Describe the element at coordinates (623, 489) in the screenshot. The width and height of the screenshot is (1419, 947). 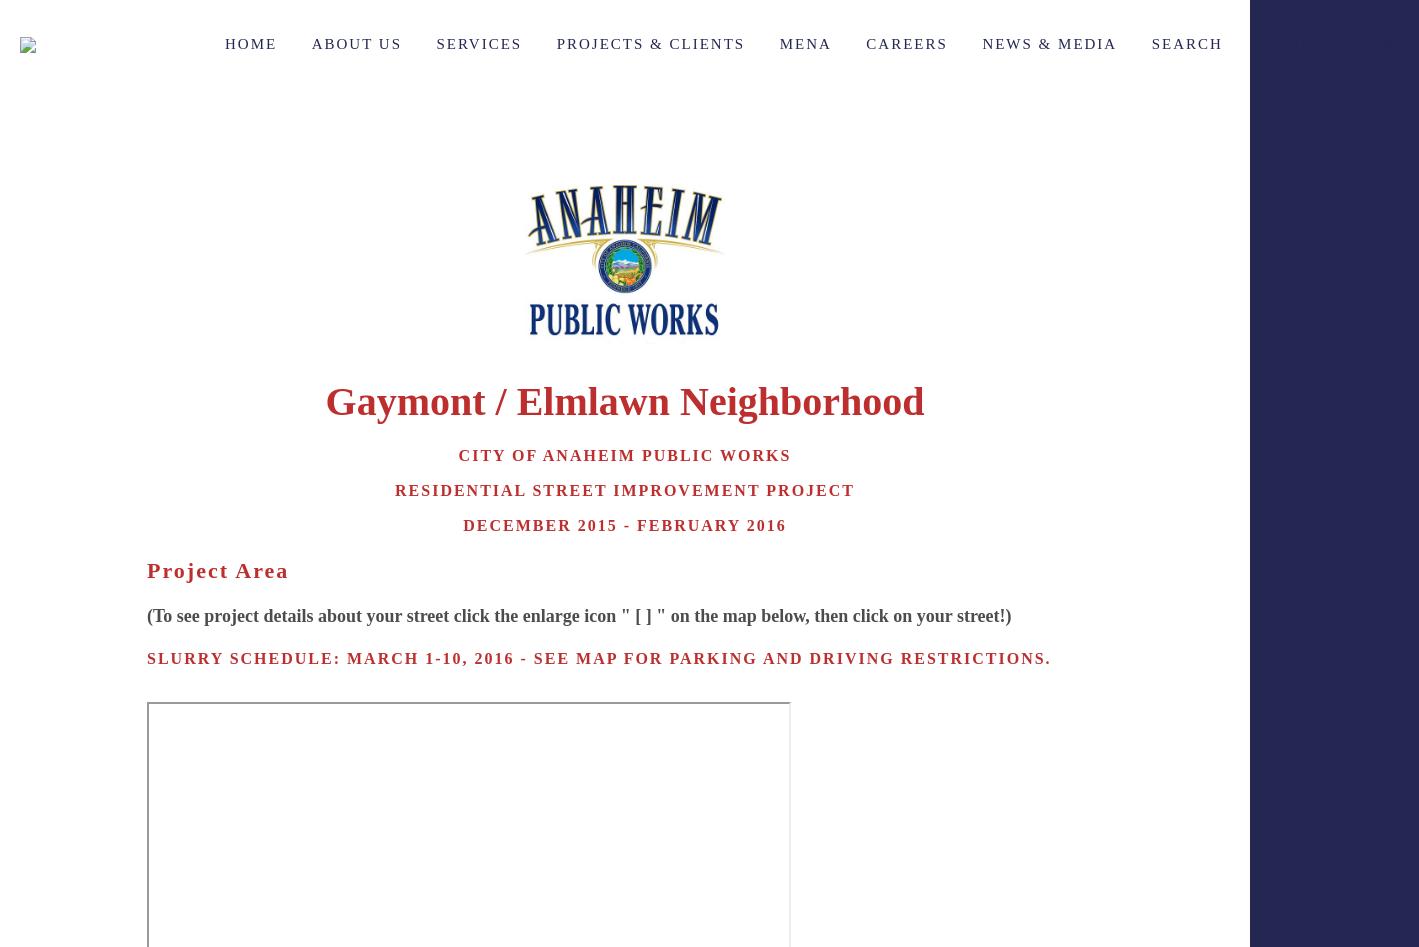
I see `'Residential street improvement project'` at that location.